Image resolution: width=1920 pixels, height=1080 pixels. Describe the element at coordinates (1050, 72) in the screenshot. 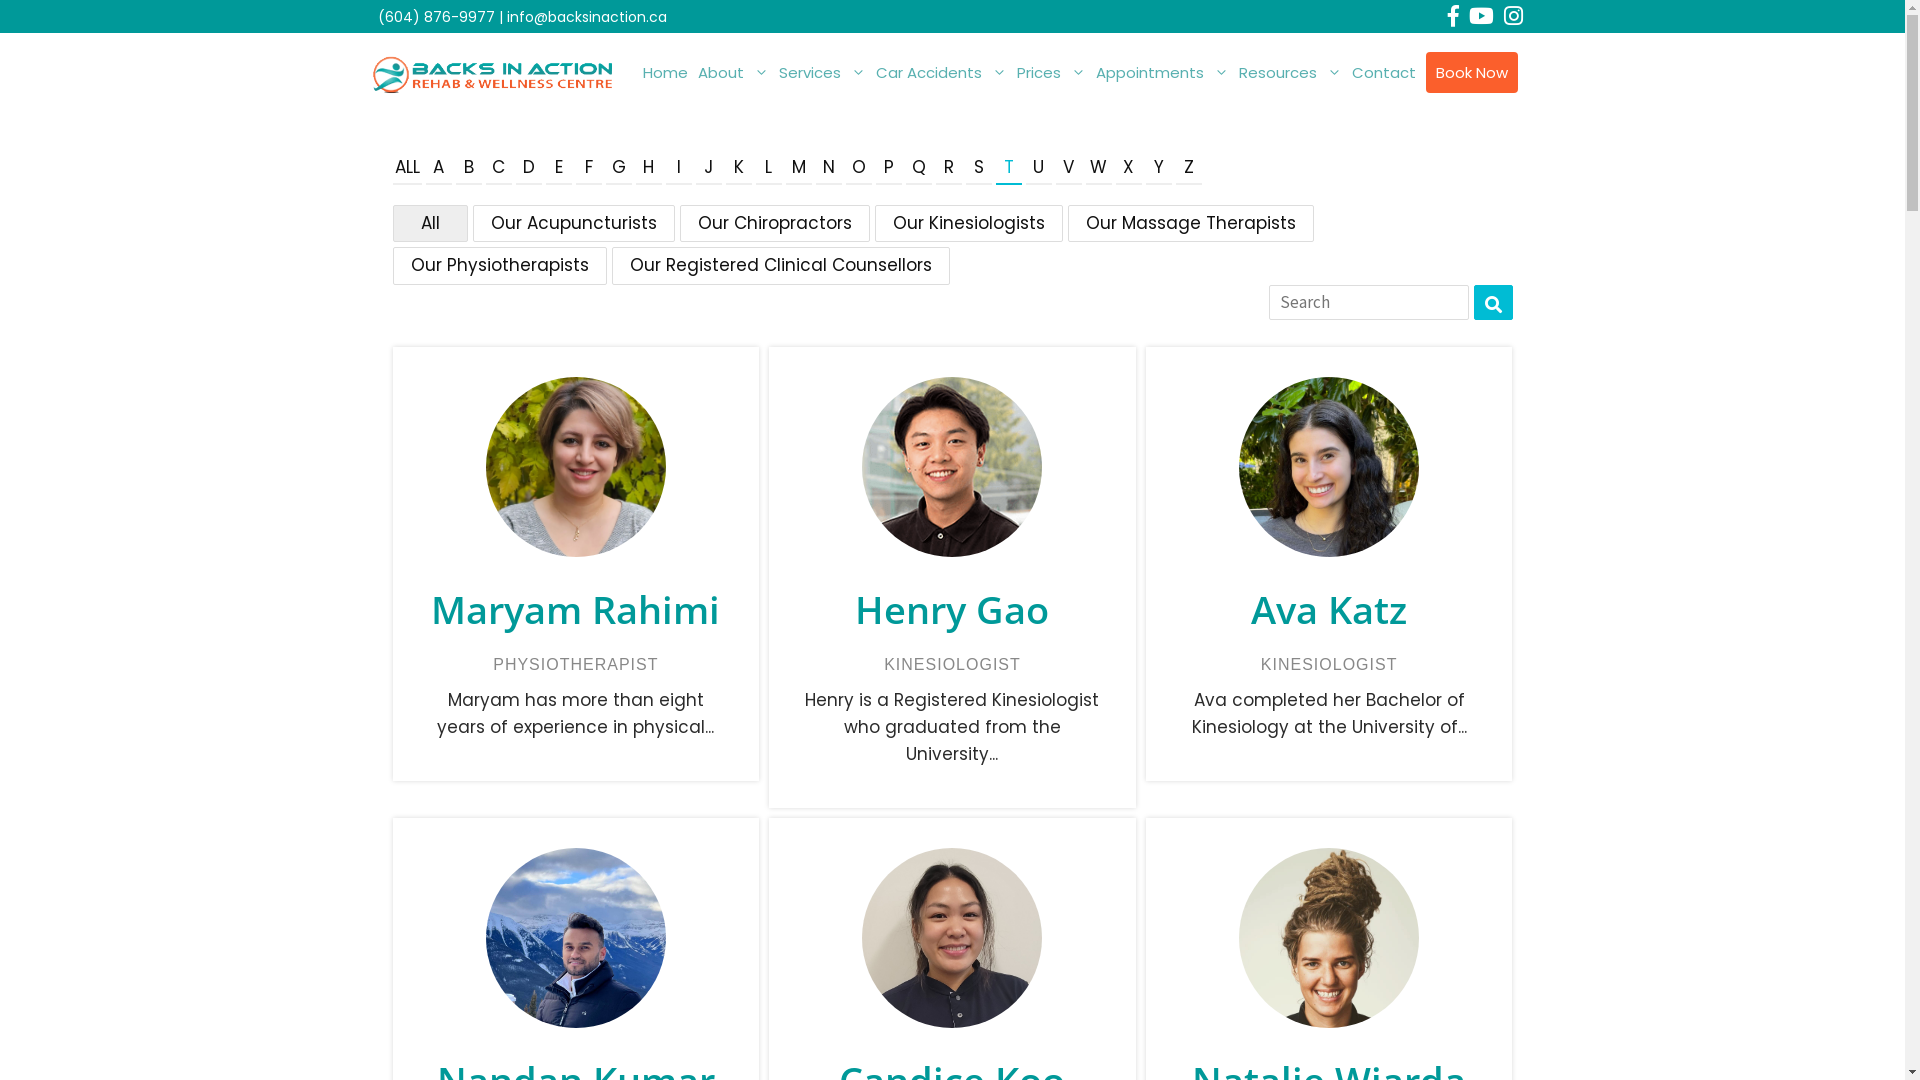

I see `'Prices'` at that location.